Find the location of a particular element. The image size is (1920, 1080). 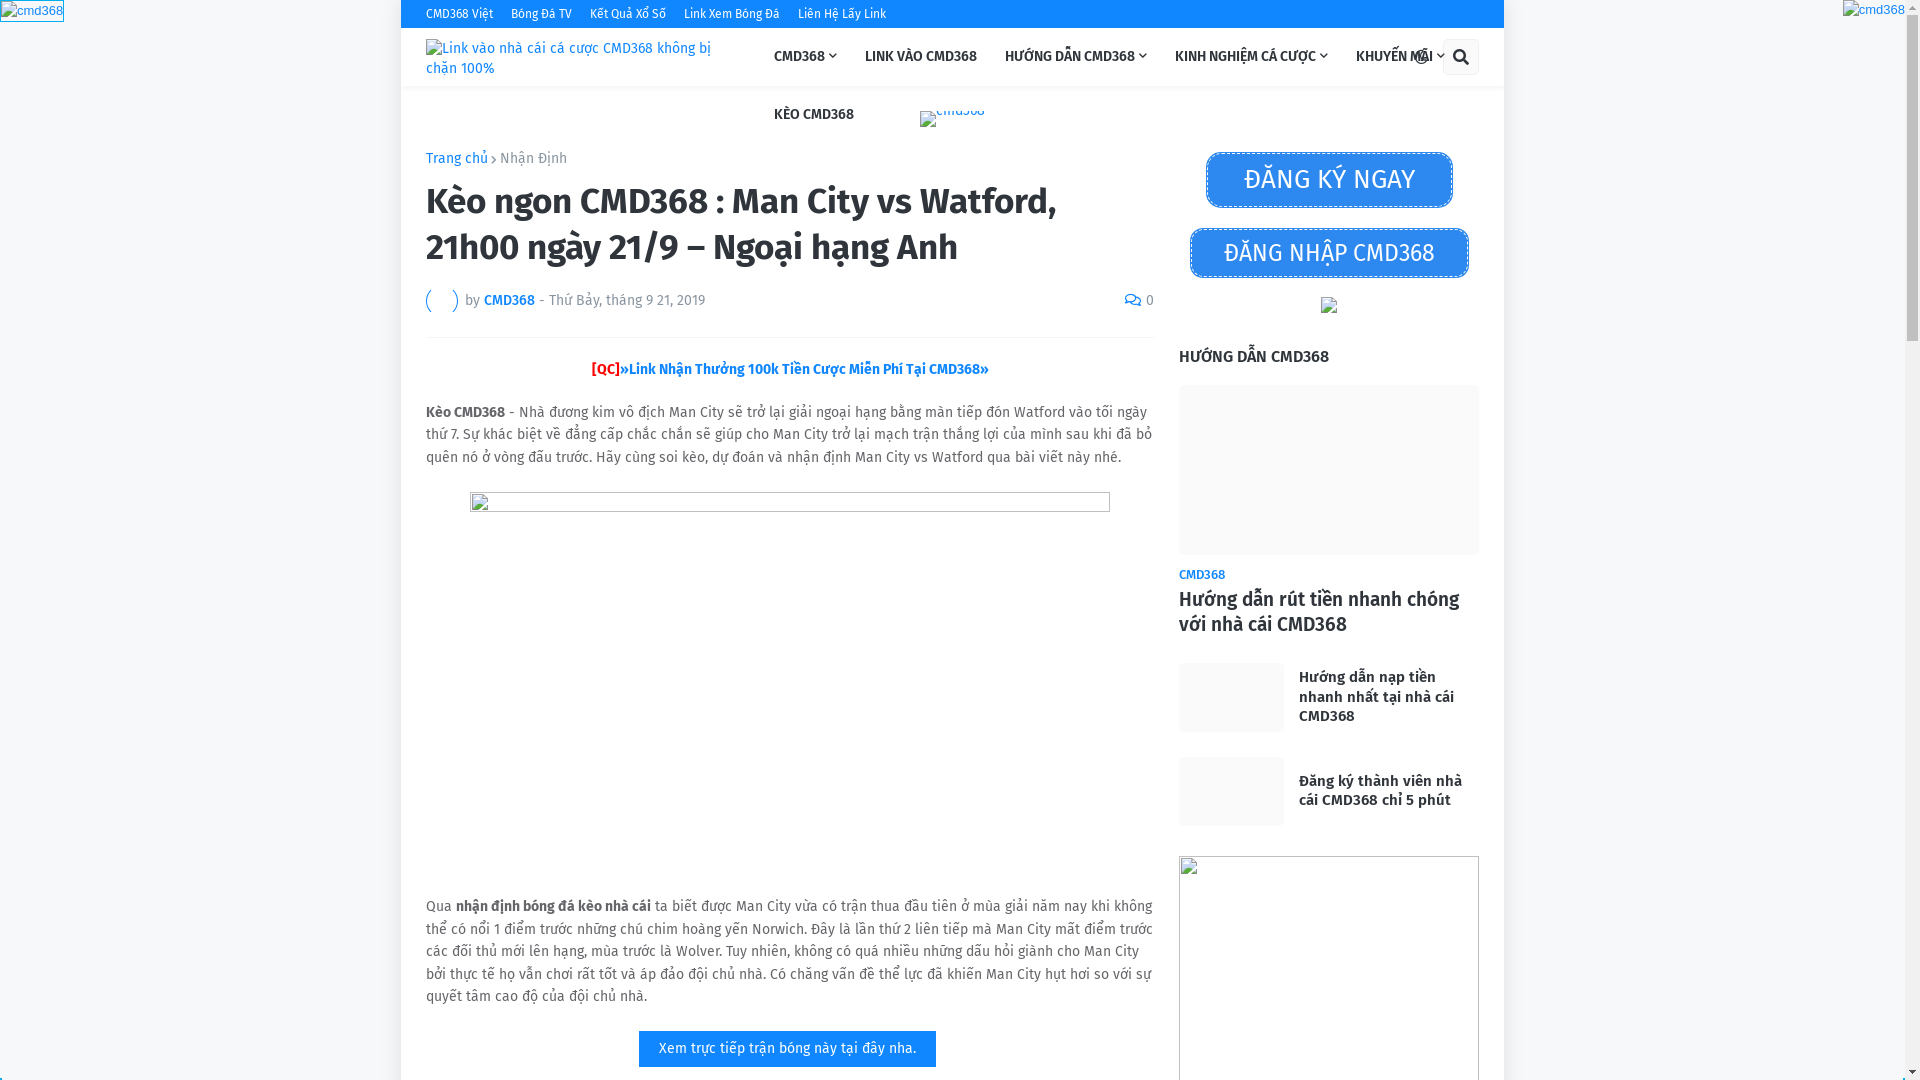

'cmd368' is located at coordinates (0, 11).